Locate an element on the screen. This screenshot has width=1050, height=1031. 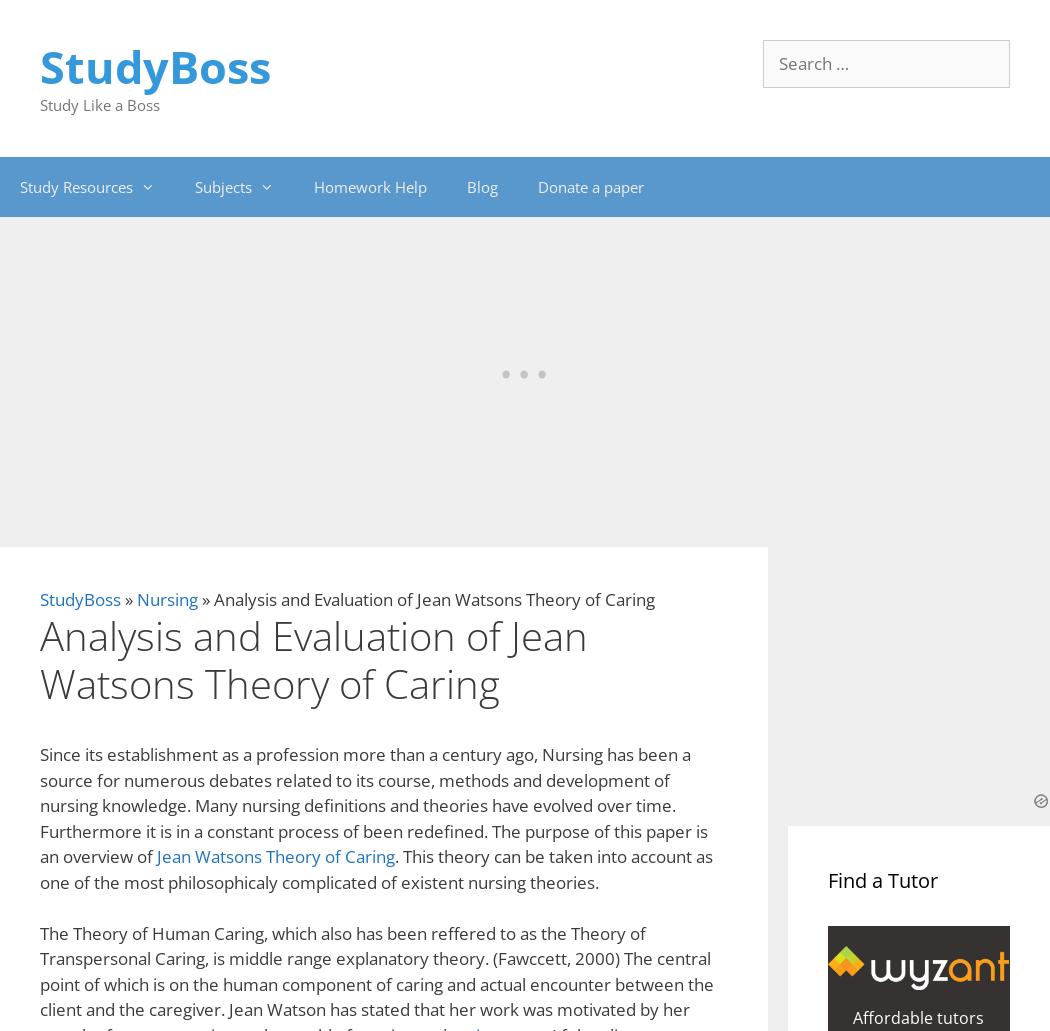
'traditional Chinese patrilocal society' is located at coordinates (410, 322).